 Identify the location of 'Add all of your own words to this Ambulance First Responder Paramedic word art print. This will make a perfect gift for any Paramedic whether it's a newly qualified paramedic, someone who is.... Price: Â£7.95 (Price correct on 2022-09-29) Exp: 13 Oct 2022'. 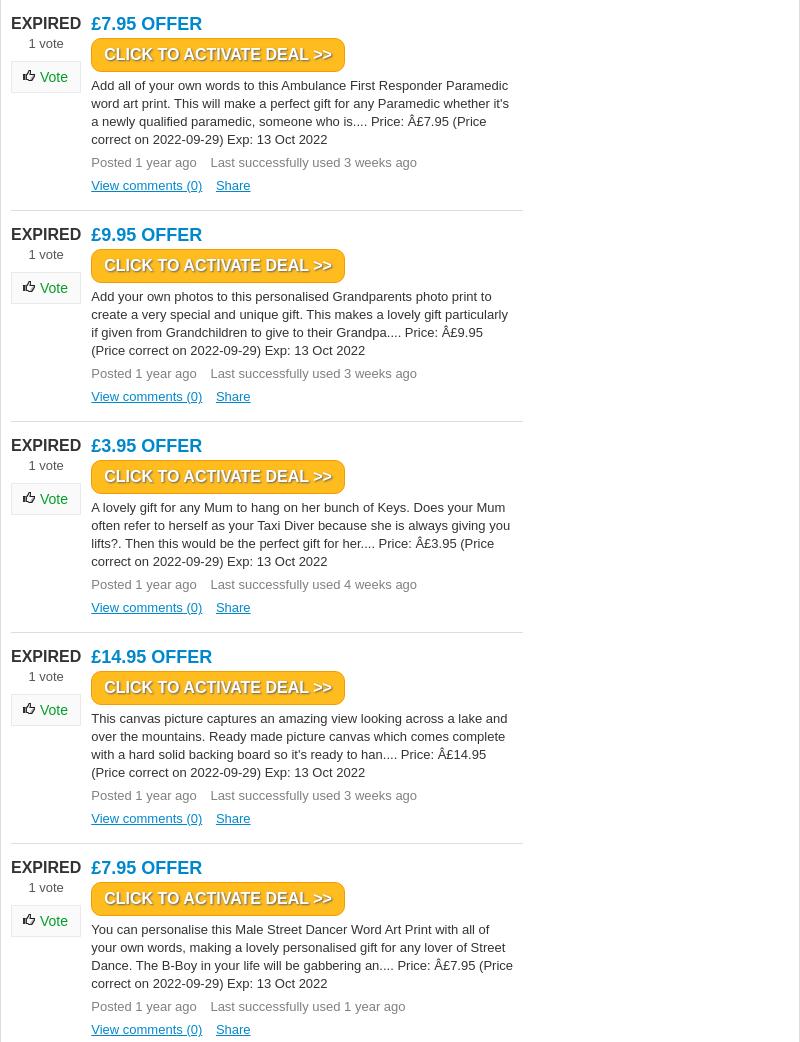
(299, 112).